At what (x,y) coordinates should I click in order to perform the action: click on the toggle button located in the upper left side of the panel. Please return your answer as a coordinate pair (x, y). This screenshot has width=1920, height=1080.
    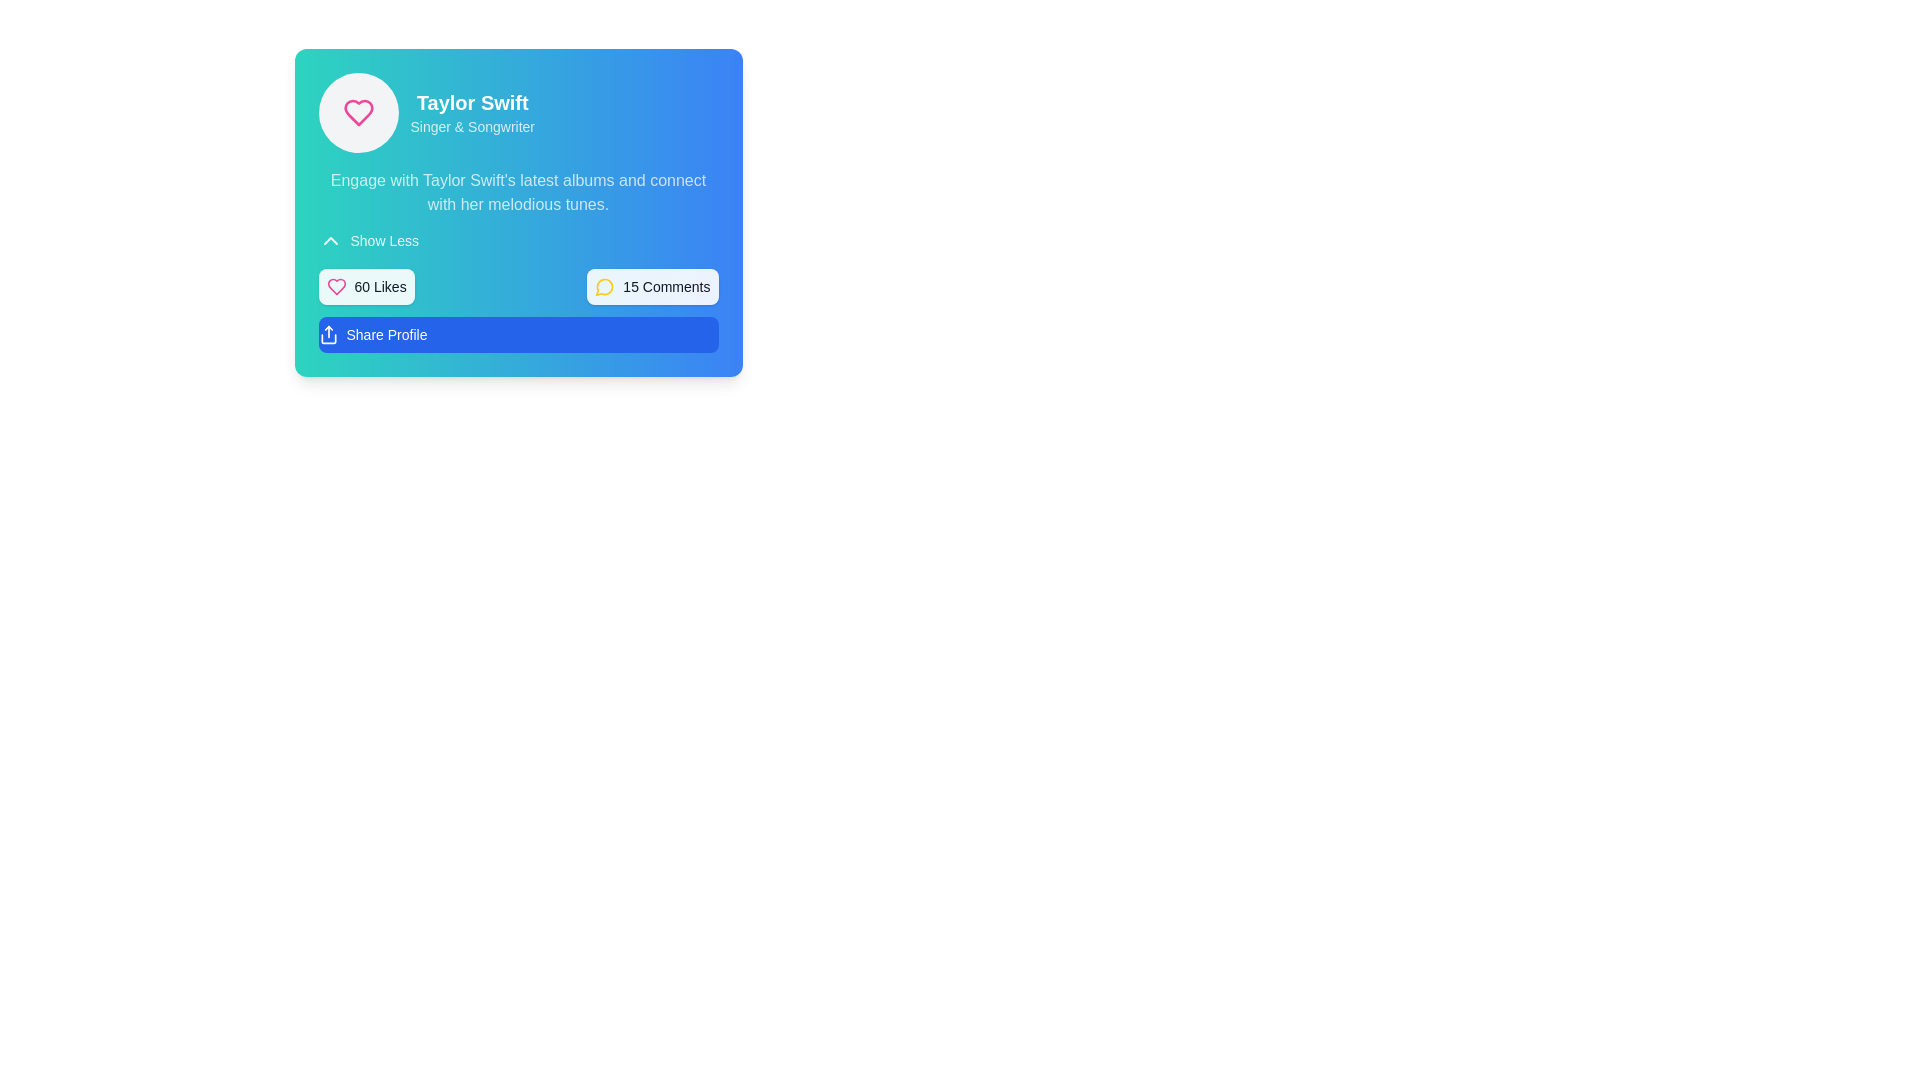
    Looking at the image, I should click on (384, 239).